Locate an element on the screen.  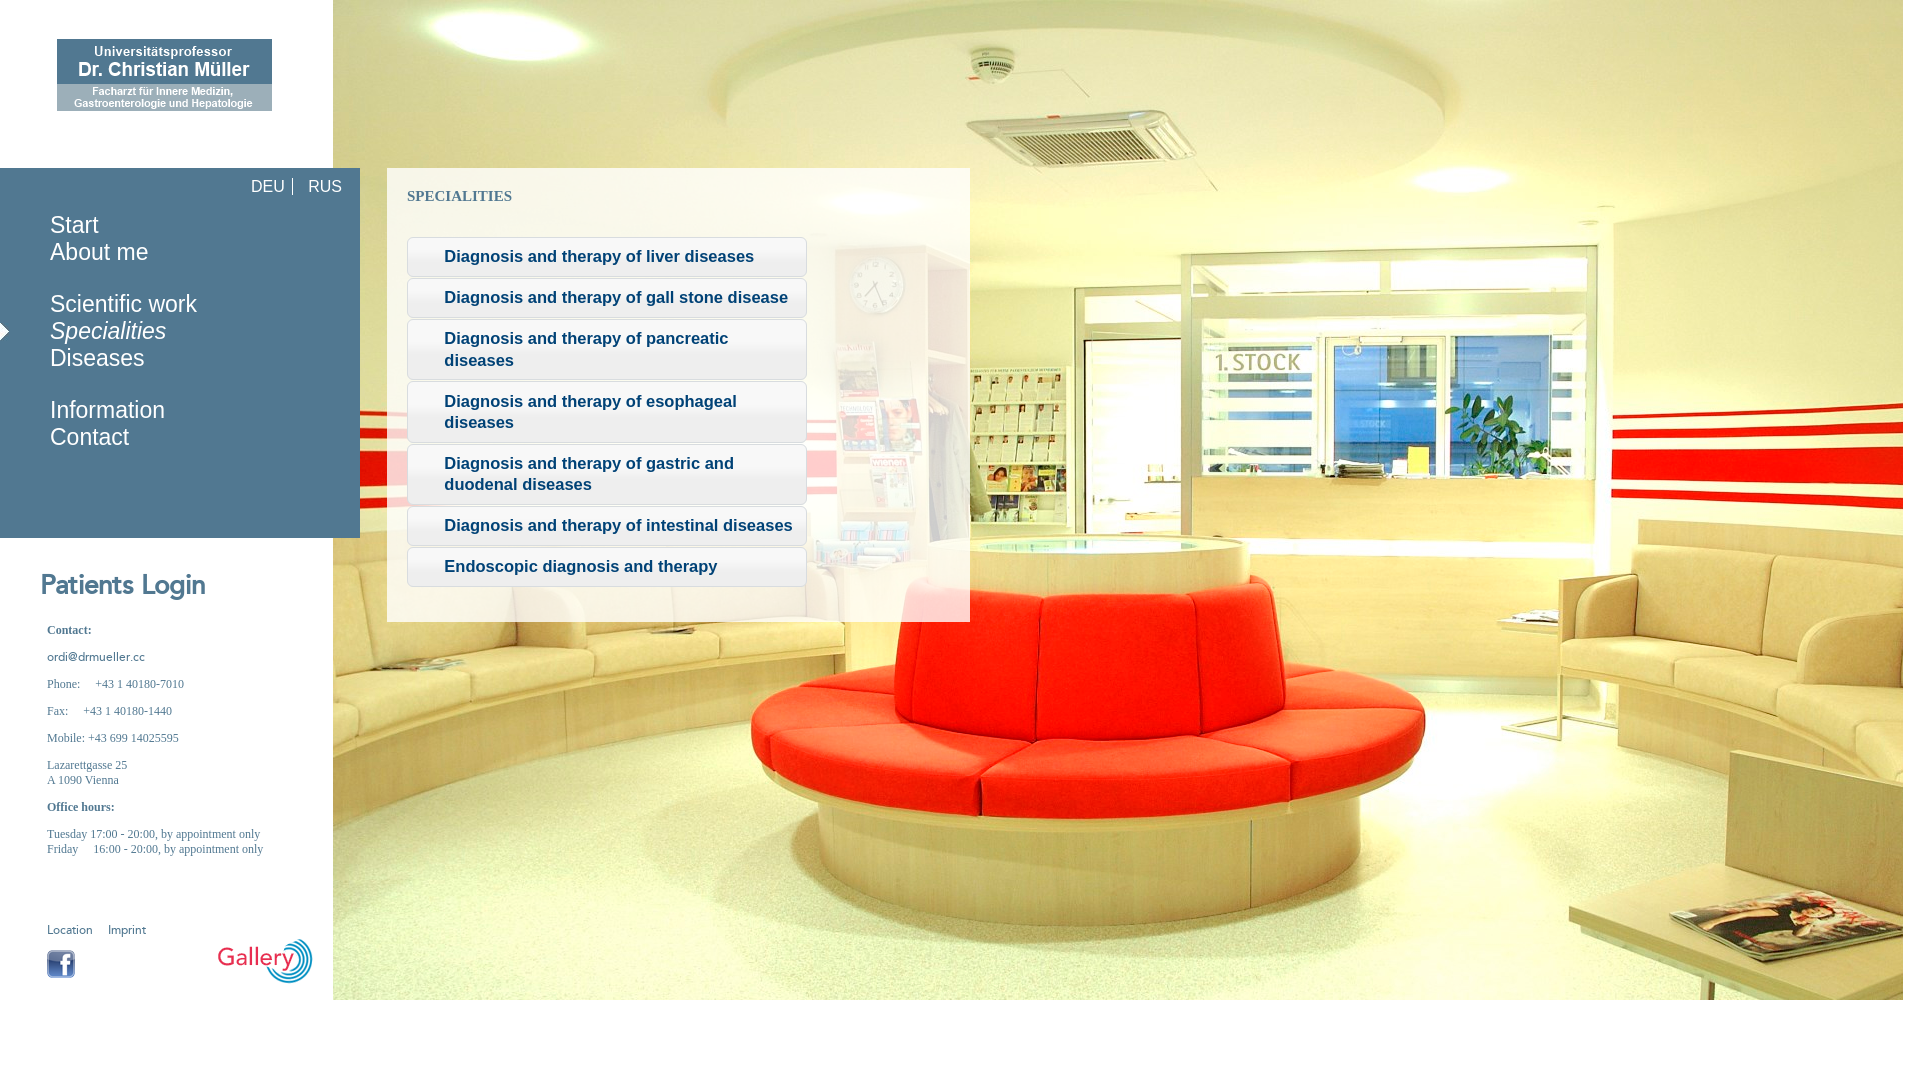
'About me' is located at coordinates (98, 250).